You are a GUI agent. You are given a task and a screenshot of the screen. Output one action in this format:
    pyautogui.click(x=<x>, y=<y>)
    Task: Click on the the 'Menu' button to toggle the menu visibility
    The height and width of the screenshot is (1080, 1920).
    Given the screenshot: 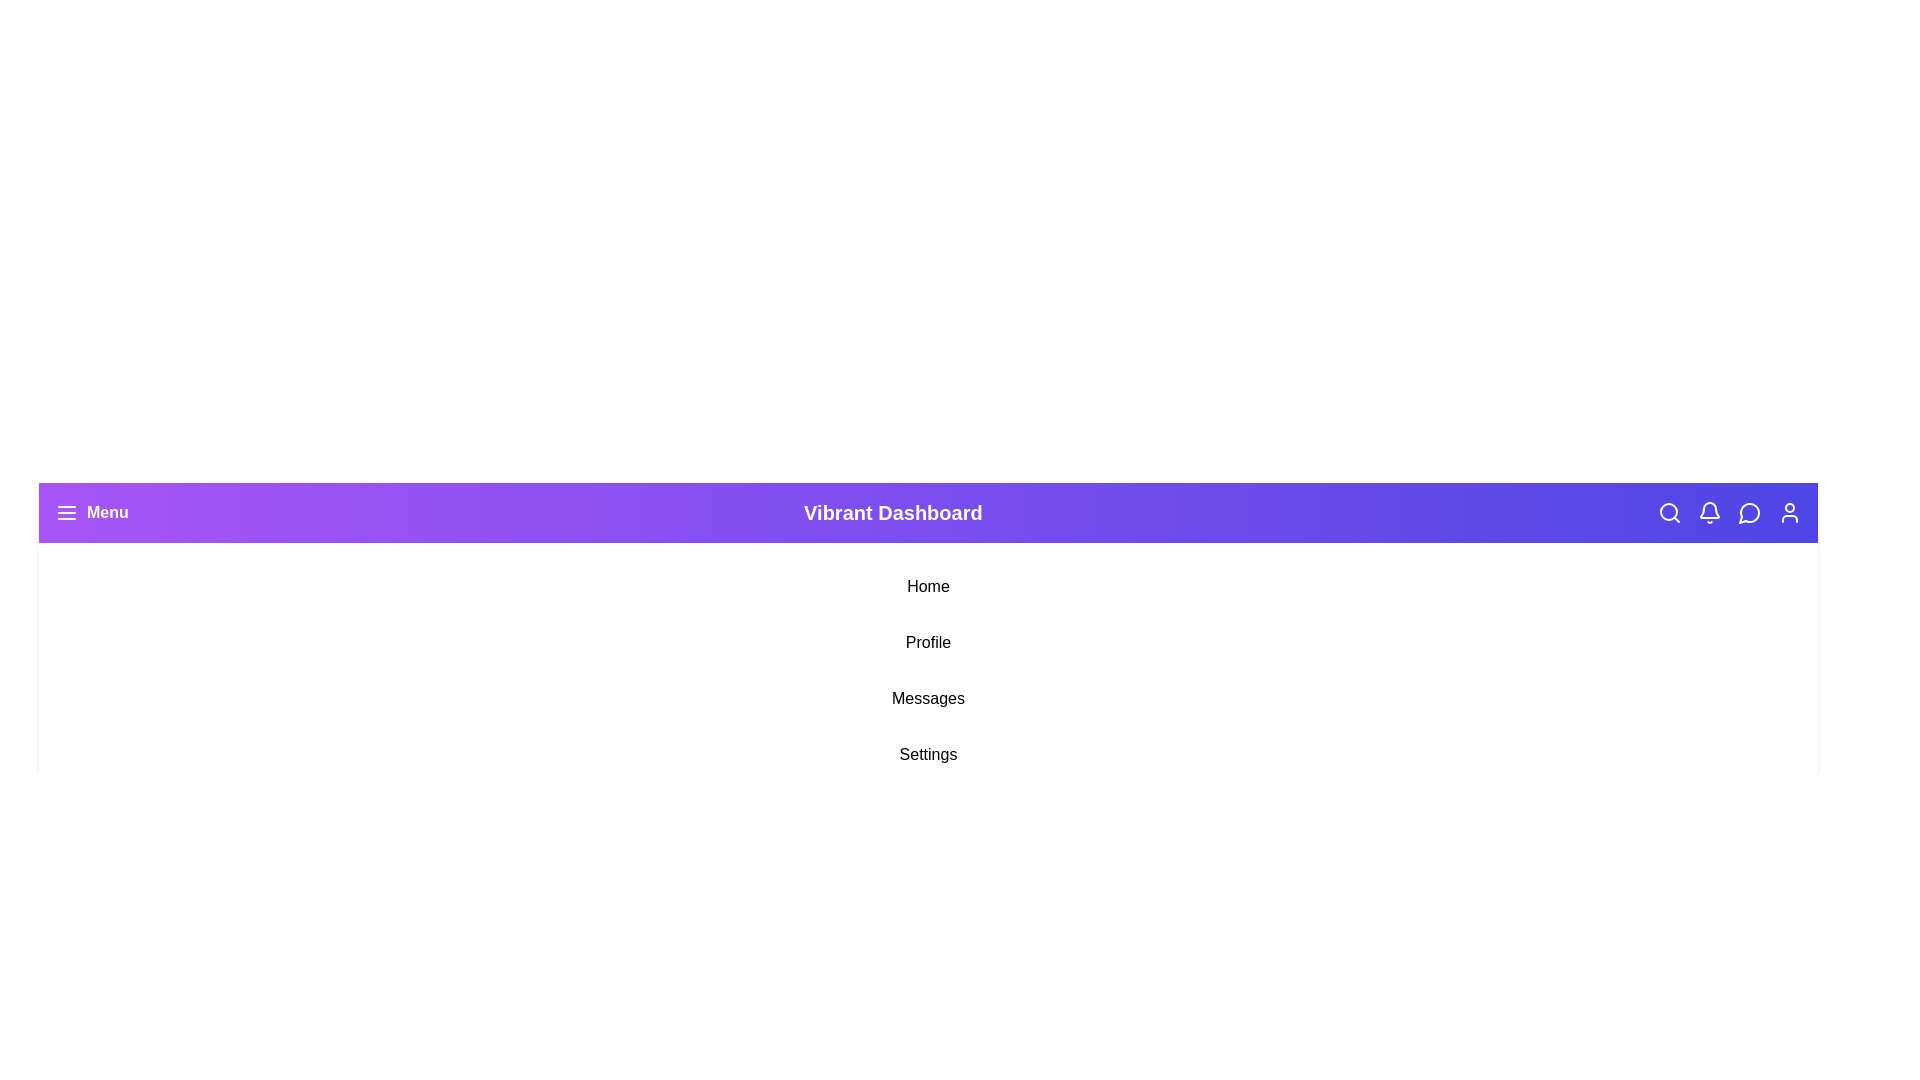 What is the action you would take?
    pyautogui.click(x=90, y=512)
    